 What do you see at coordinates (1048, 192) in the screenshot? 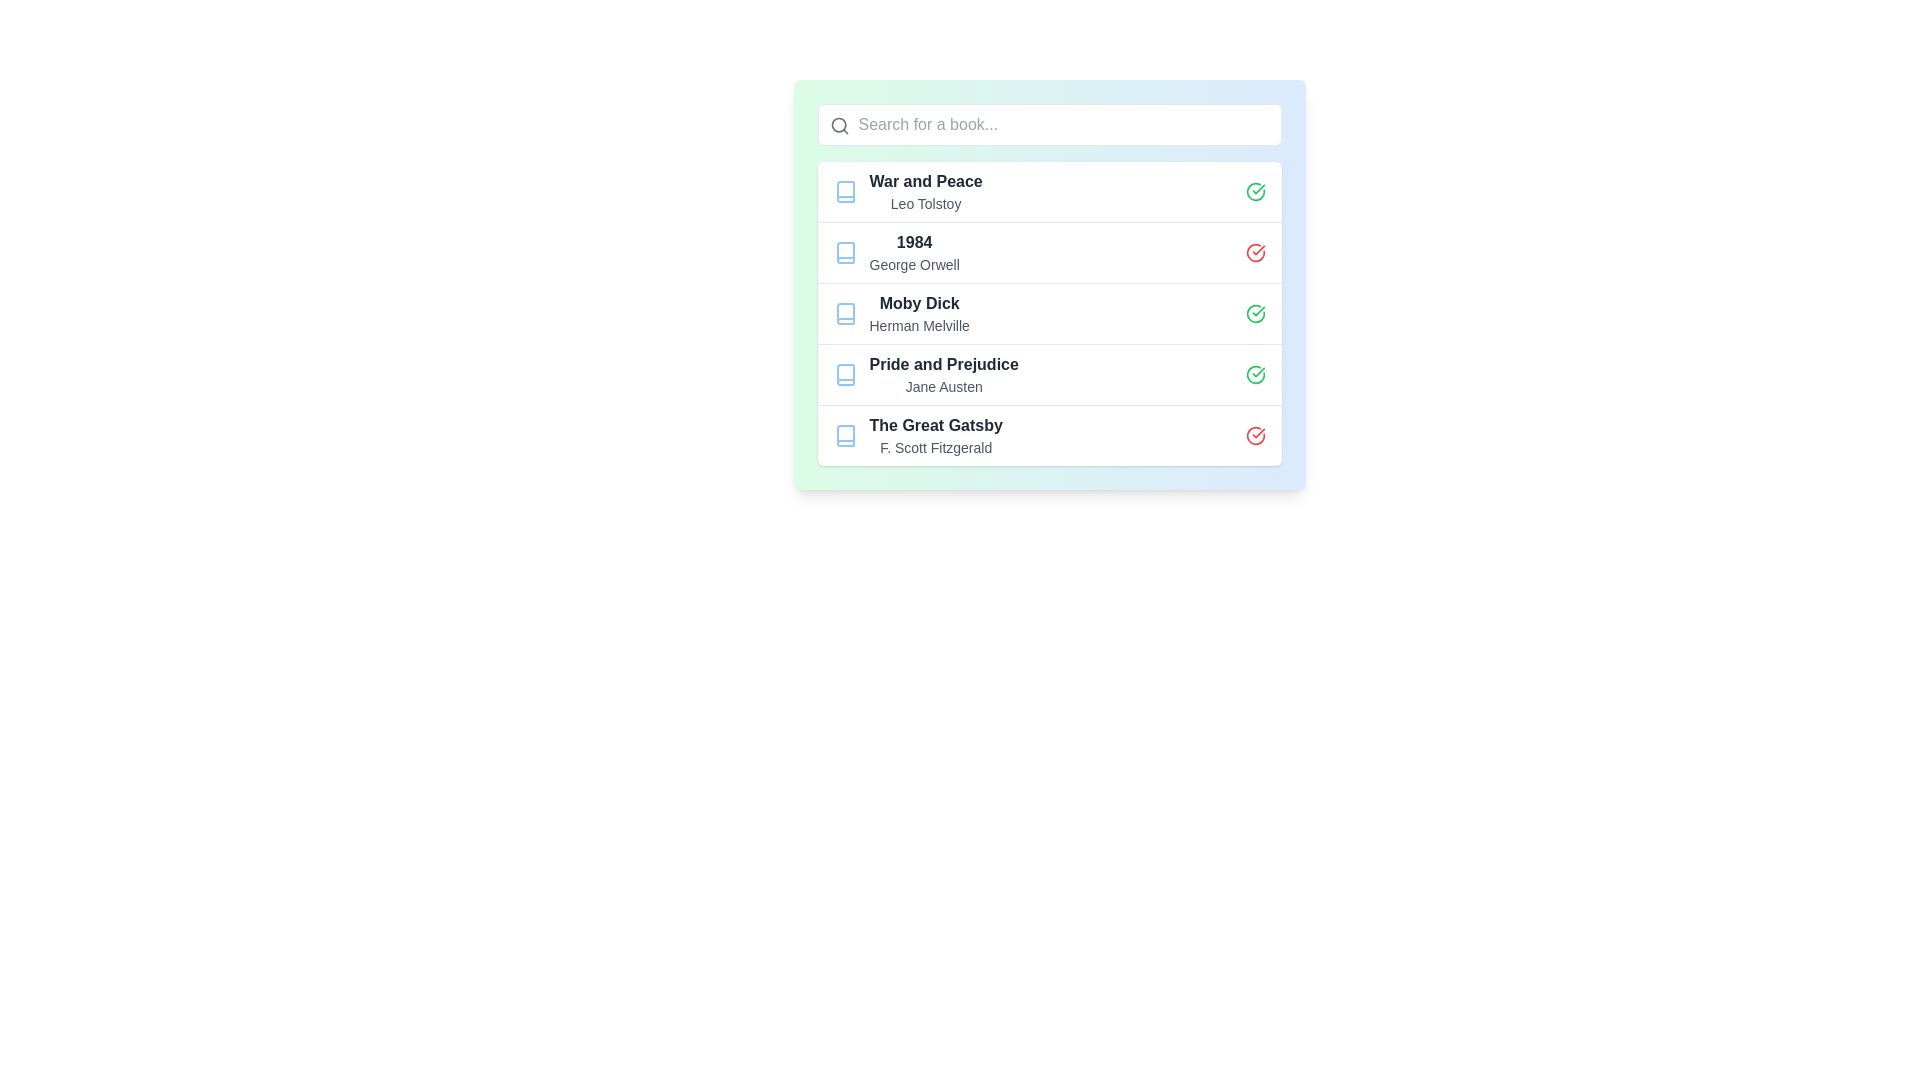
I see `the first list item entry labeled 'War and Peace' with the book icon and checkmark icon from its current position` at bounding box center [1048, 192].